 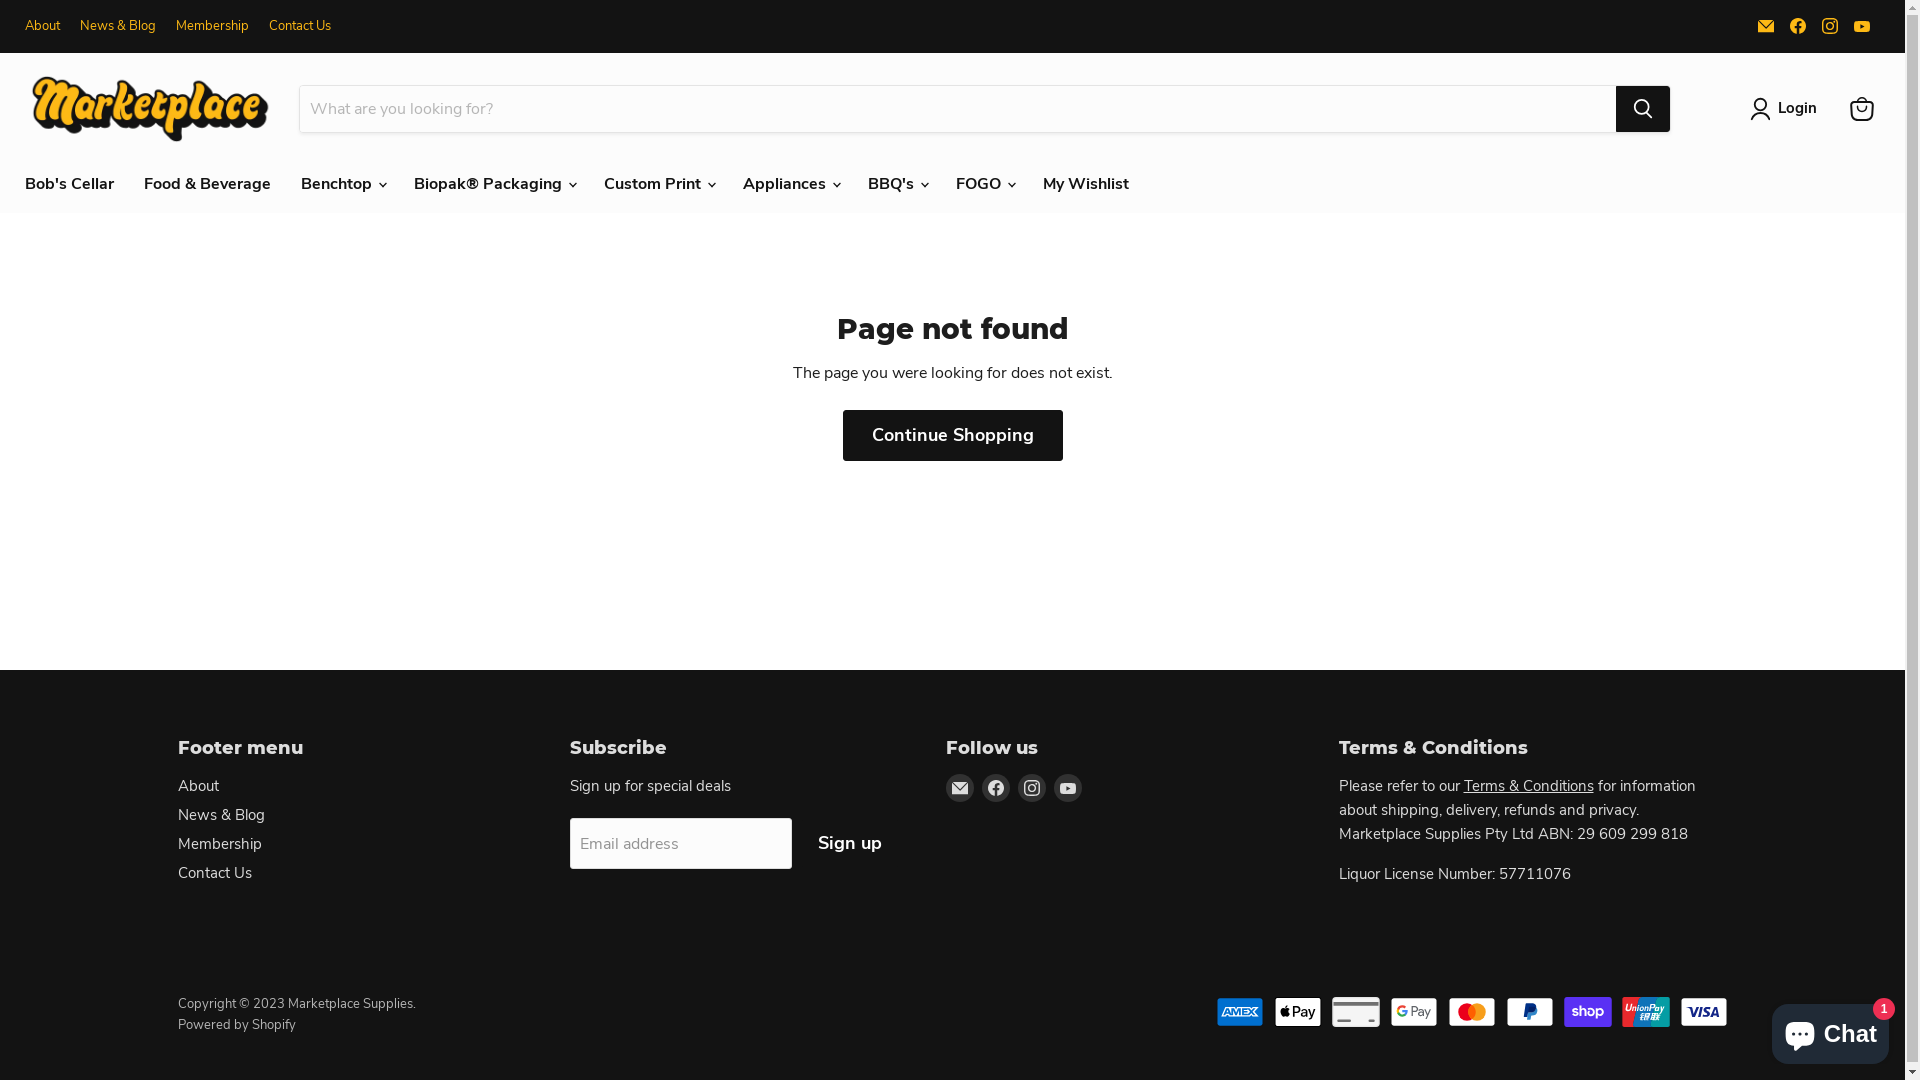 I want to click on 'Email Marketplace Supplies', so click(x=960, y=786).